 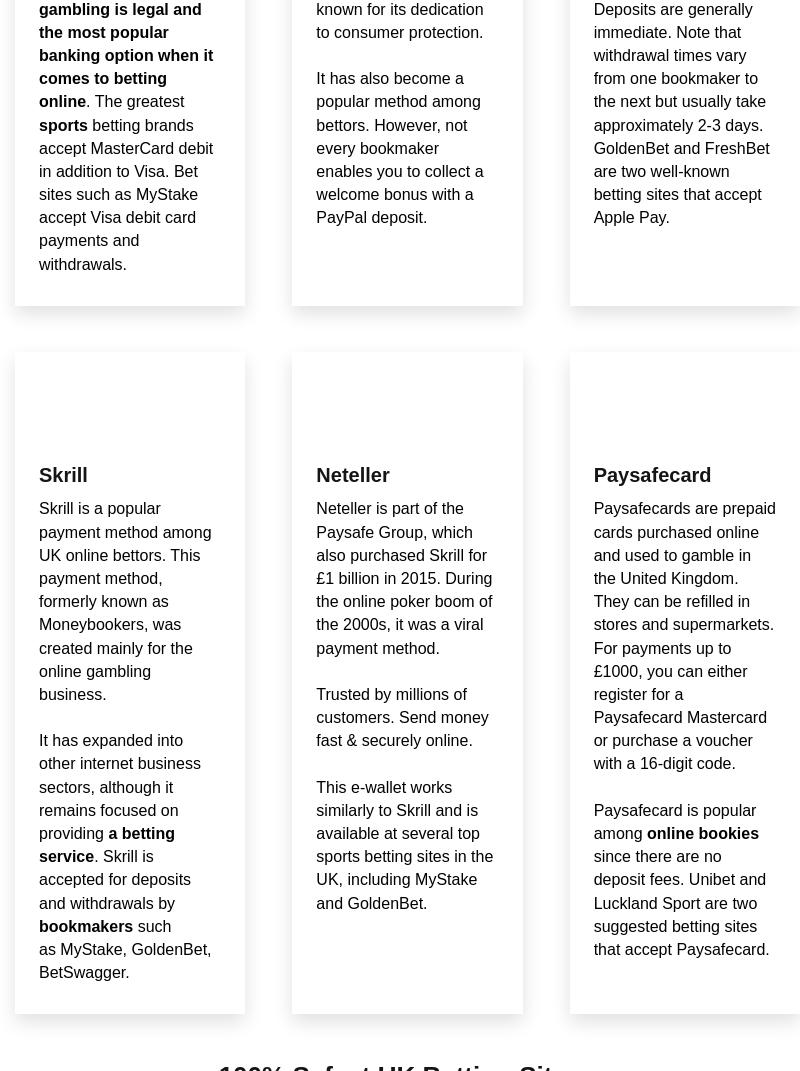 What do you see at coordinates (404, 844) in the screenshot?
I see `'This e-wallet works similarly to Skrill and is available at several top sports betting sites in the UK, including MyStake and GoldenBet.'` at bounding box center [404, 844].